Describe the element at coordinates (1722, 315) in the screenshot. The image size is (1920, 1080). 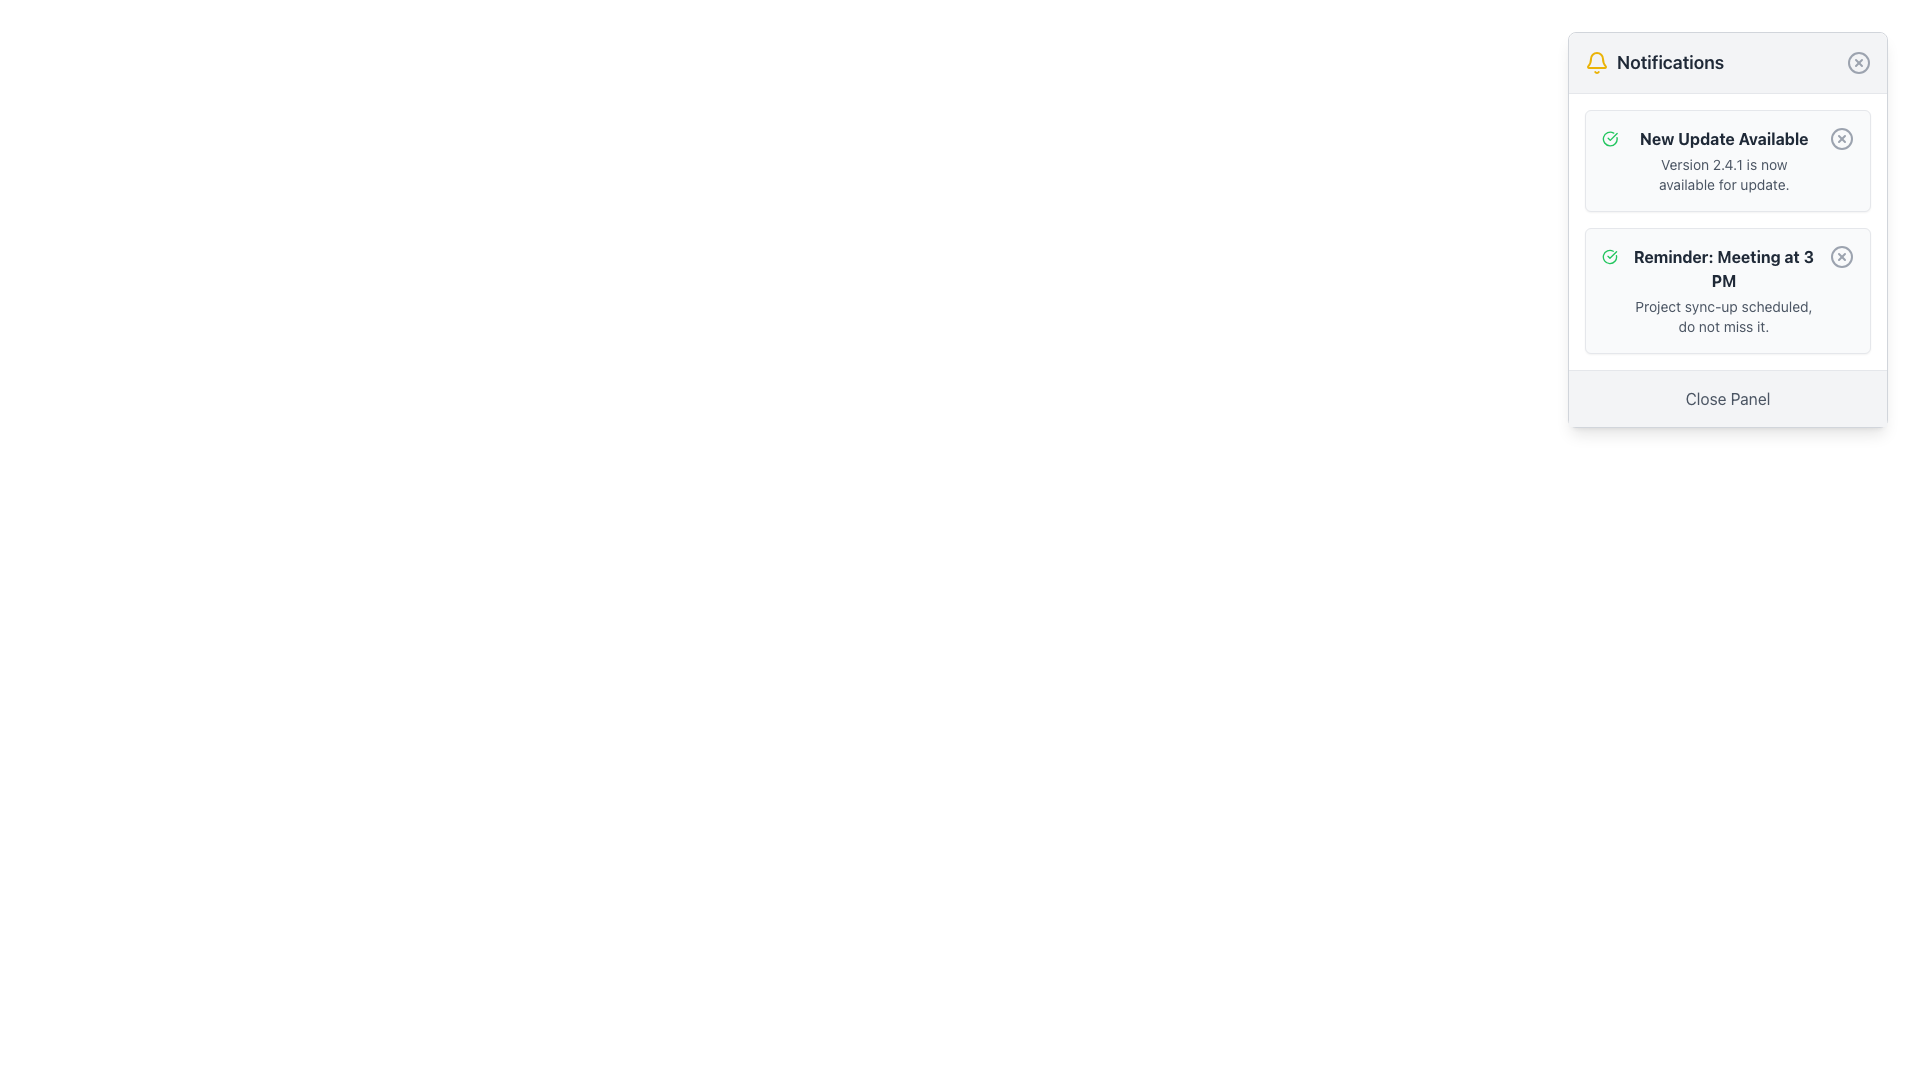
I see `the text element displaying 'Project sync-up scheduled, do not miss it.' which is located beneath the heading 'Reminder: Meeting at 3 PM' in the notification card` at that location.